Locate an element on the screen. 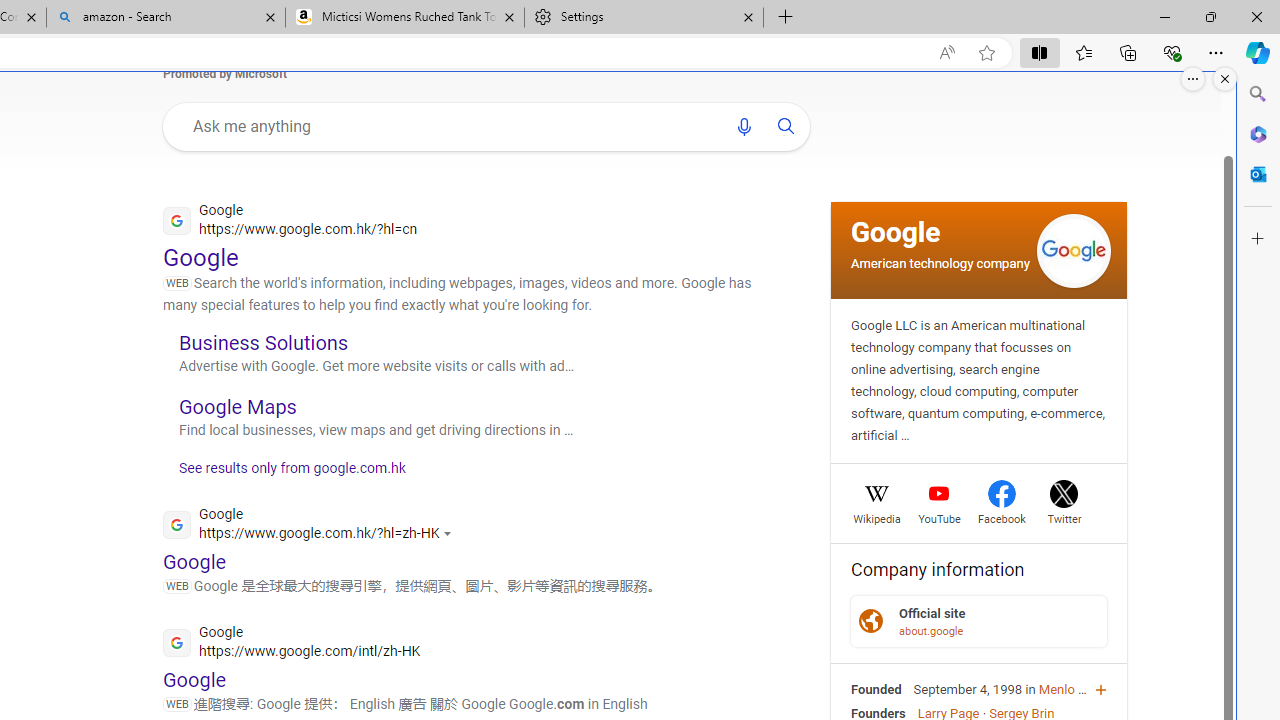 The width and height of the screenshot is (1280, 720). 'Menlo Park' is located at coordinates (1070, 688).